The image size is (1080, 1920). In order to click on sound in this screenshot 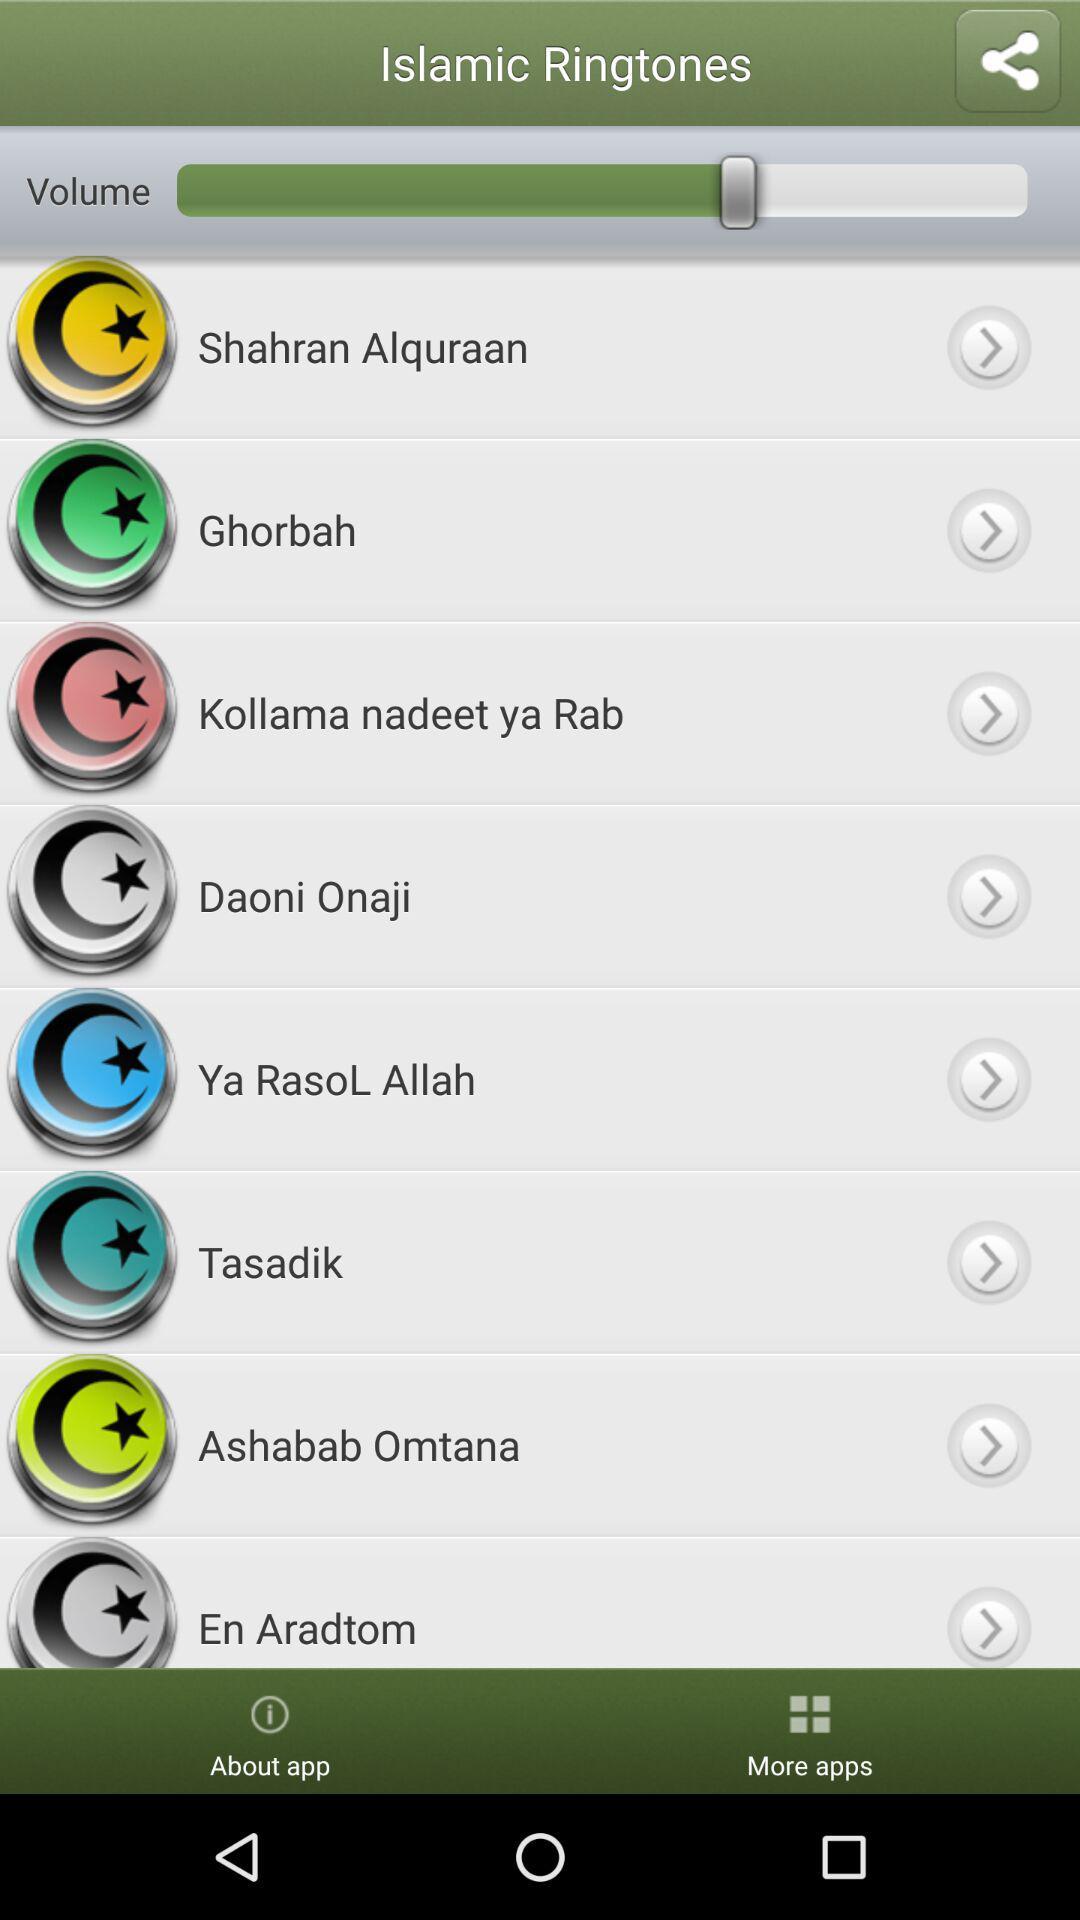, I will do `click(987, 1077)`.